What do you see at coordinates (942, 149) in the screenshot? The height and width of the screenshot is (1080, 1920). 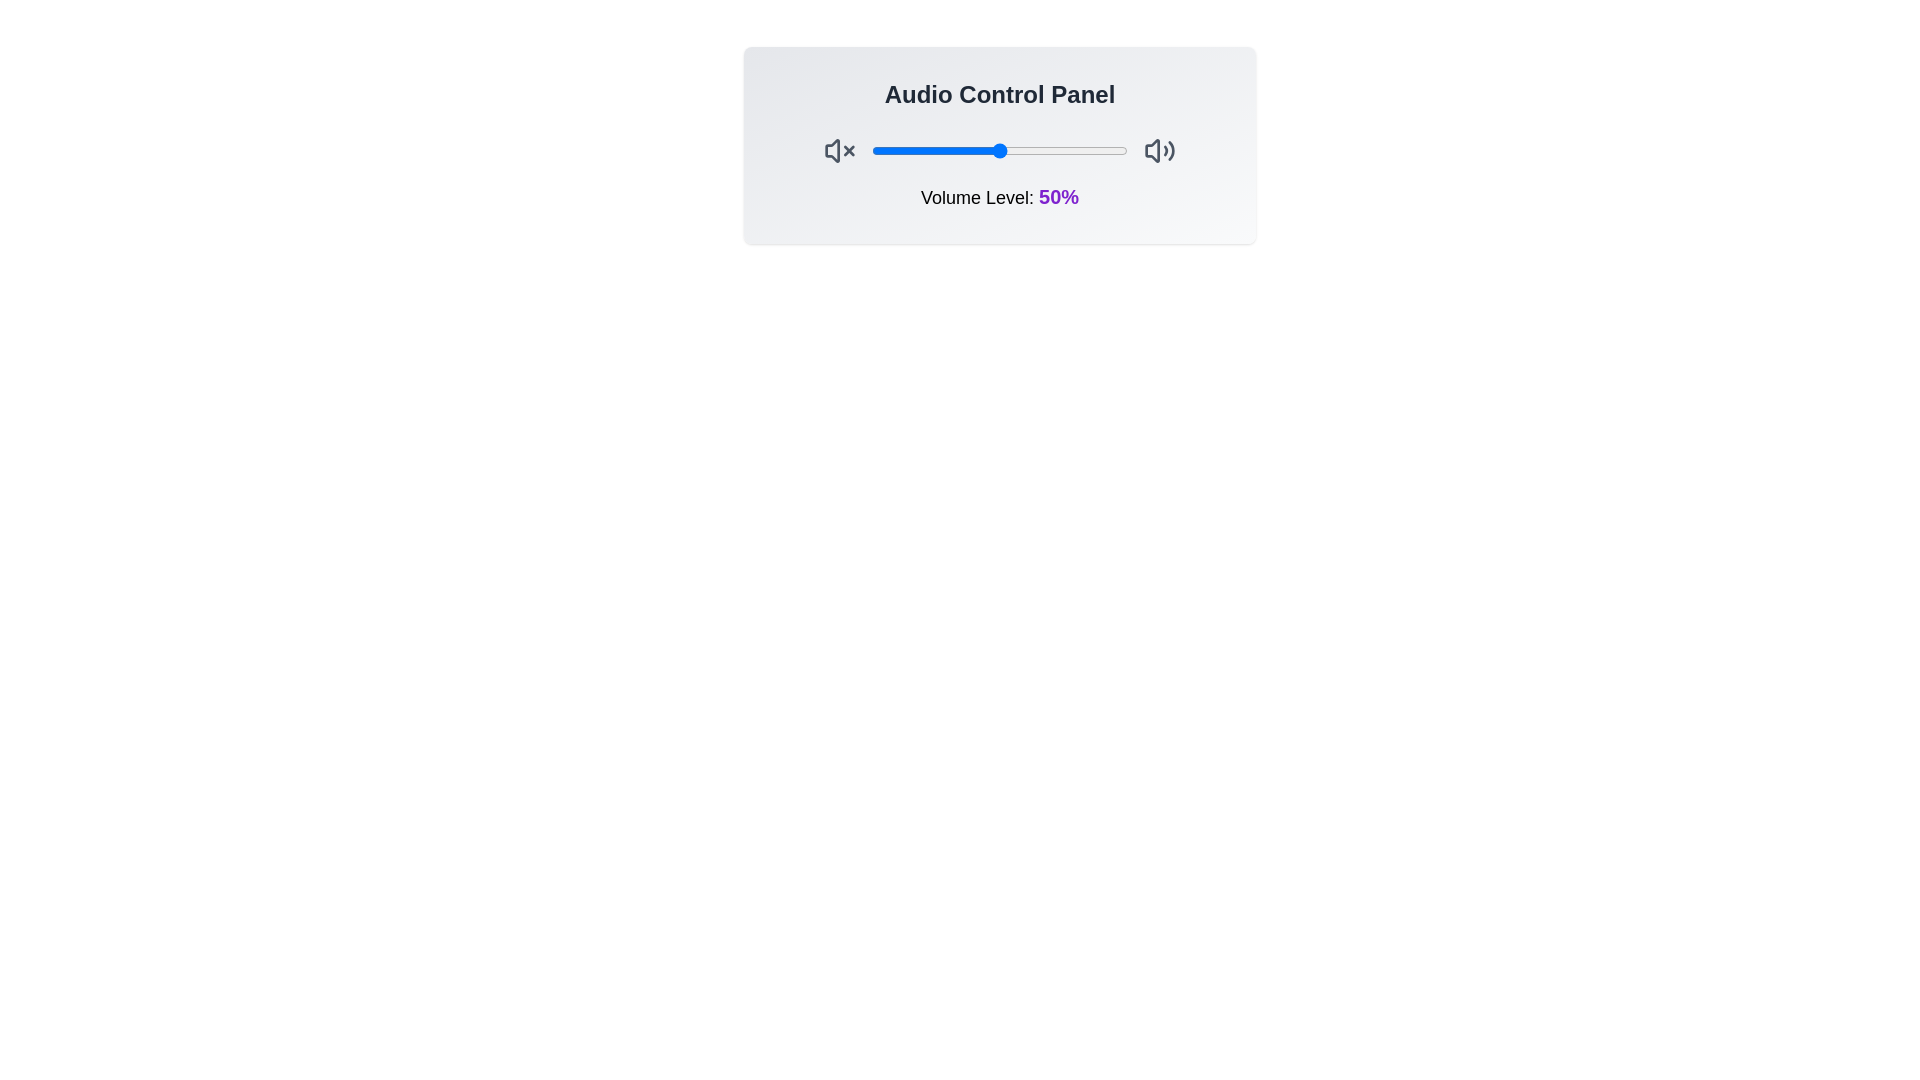 I see `volume` at bounding box center [942, 149].